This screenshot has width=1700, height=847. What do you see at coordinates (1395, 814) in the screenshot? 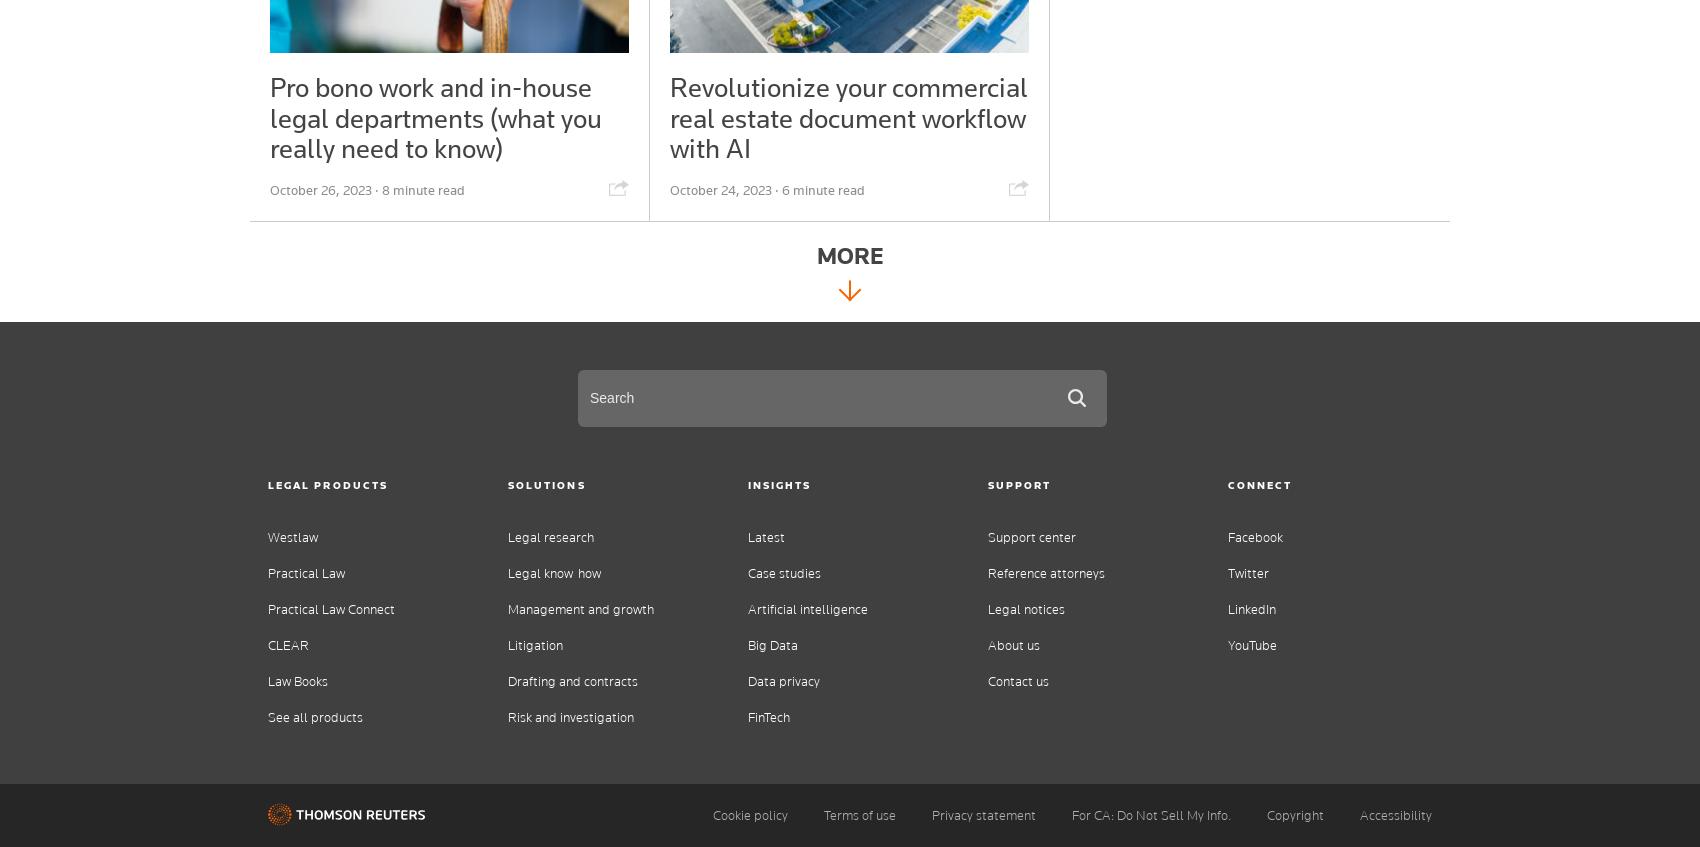
I see `'Accessibility'` at bounding box center [1395, 814].